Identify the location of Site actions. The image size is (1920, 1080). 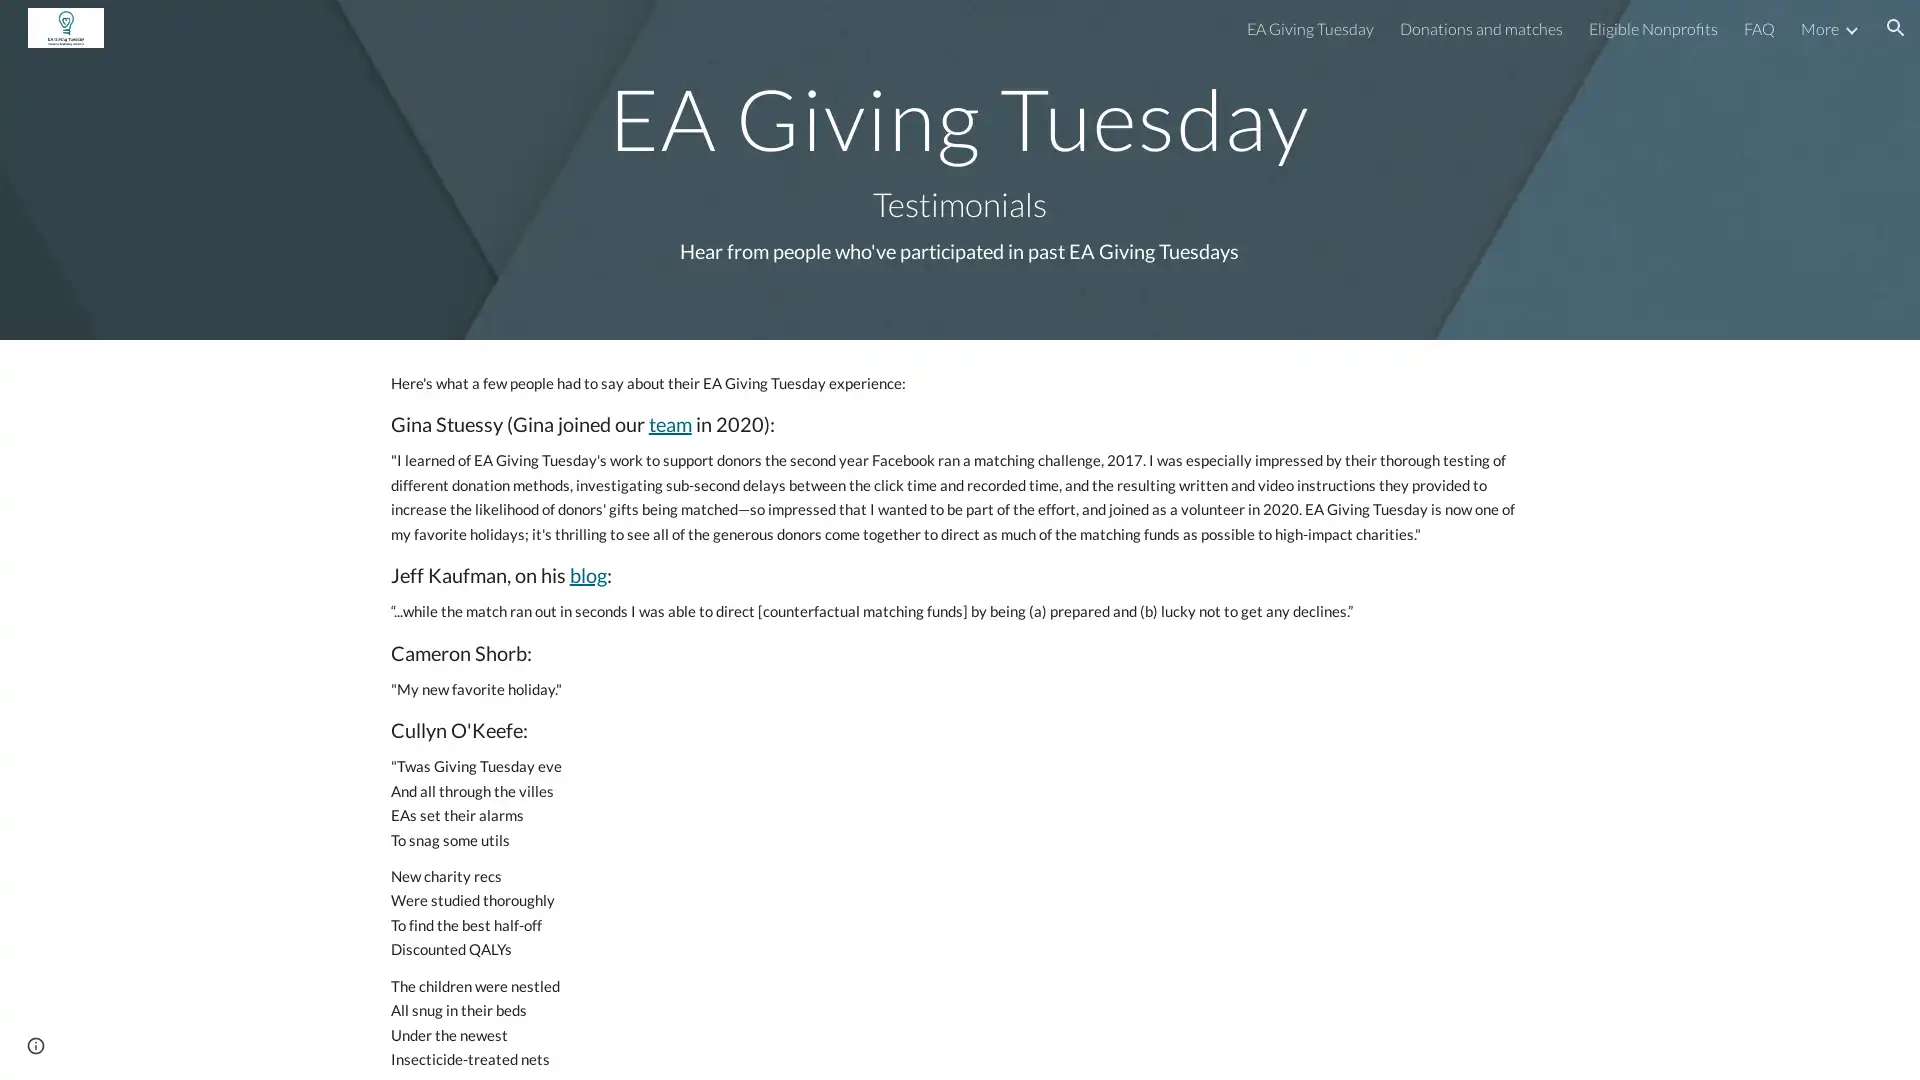
(35, 1044).